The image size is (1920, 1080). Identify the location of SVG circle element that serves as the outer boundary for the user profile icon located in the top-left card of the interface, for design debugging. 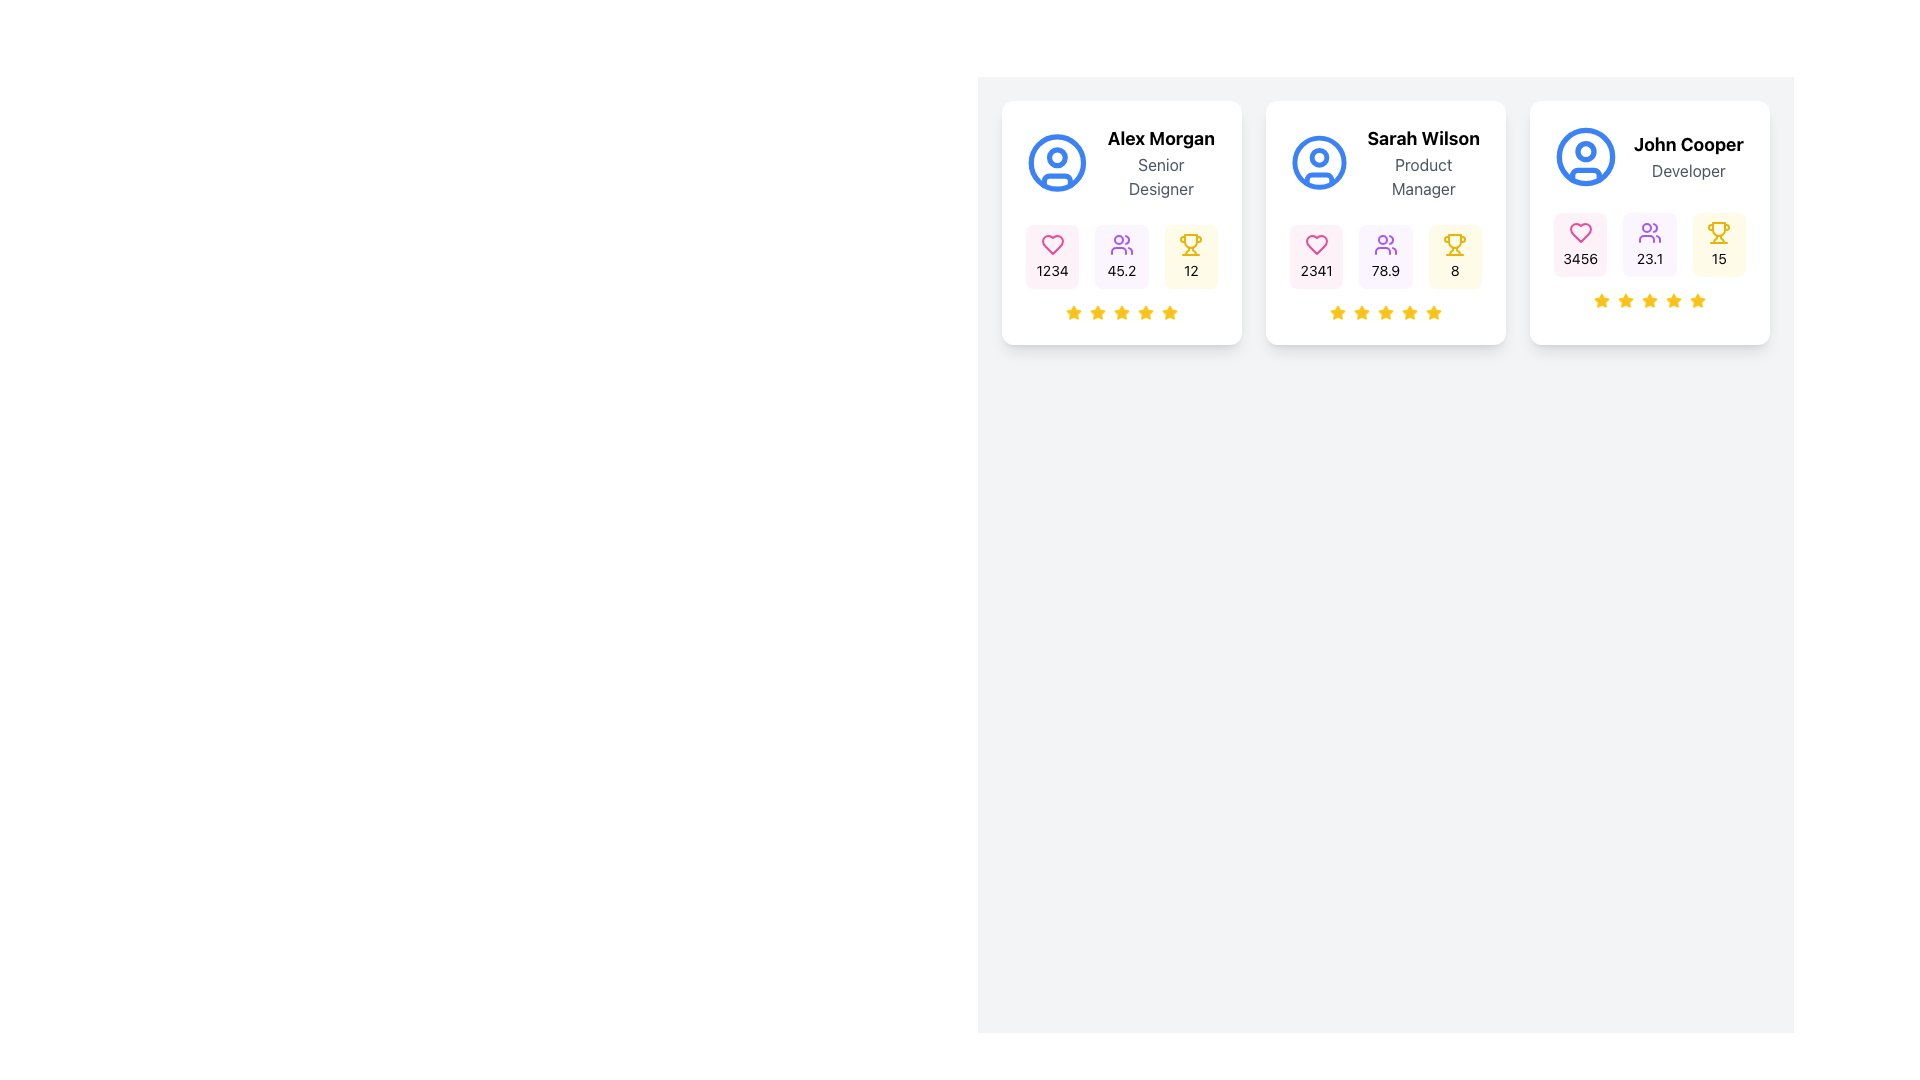
(1056, 161).